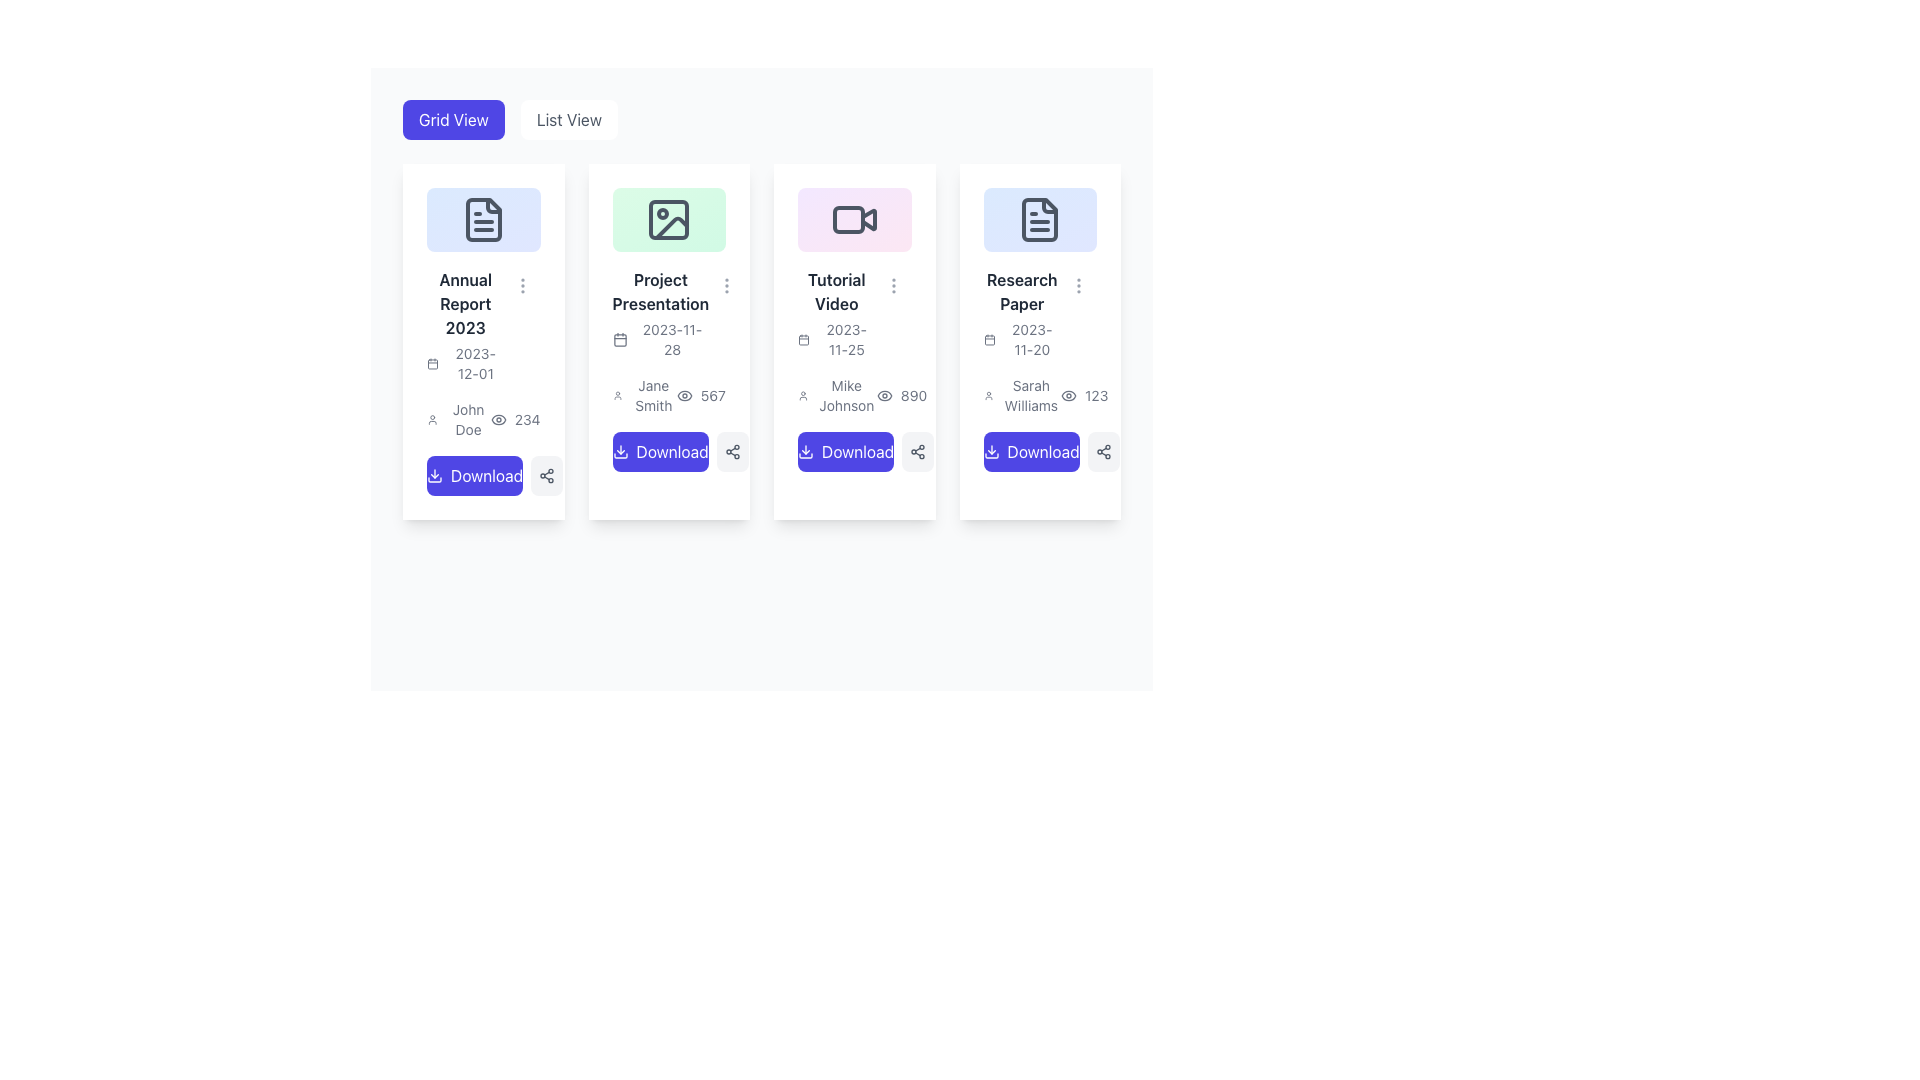  I want to click on text label displaying the name 'Jane Smith', which is located within the 'Project Presentation' card, positioned below the date information and above the view count indicator, so click(644, 395).